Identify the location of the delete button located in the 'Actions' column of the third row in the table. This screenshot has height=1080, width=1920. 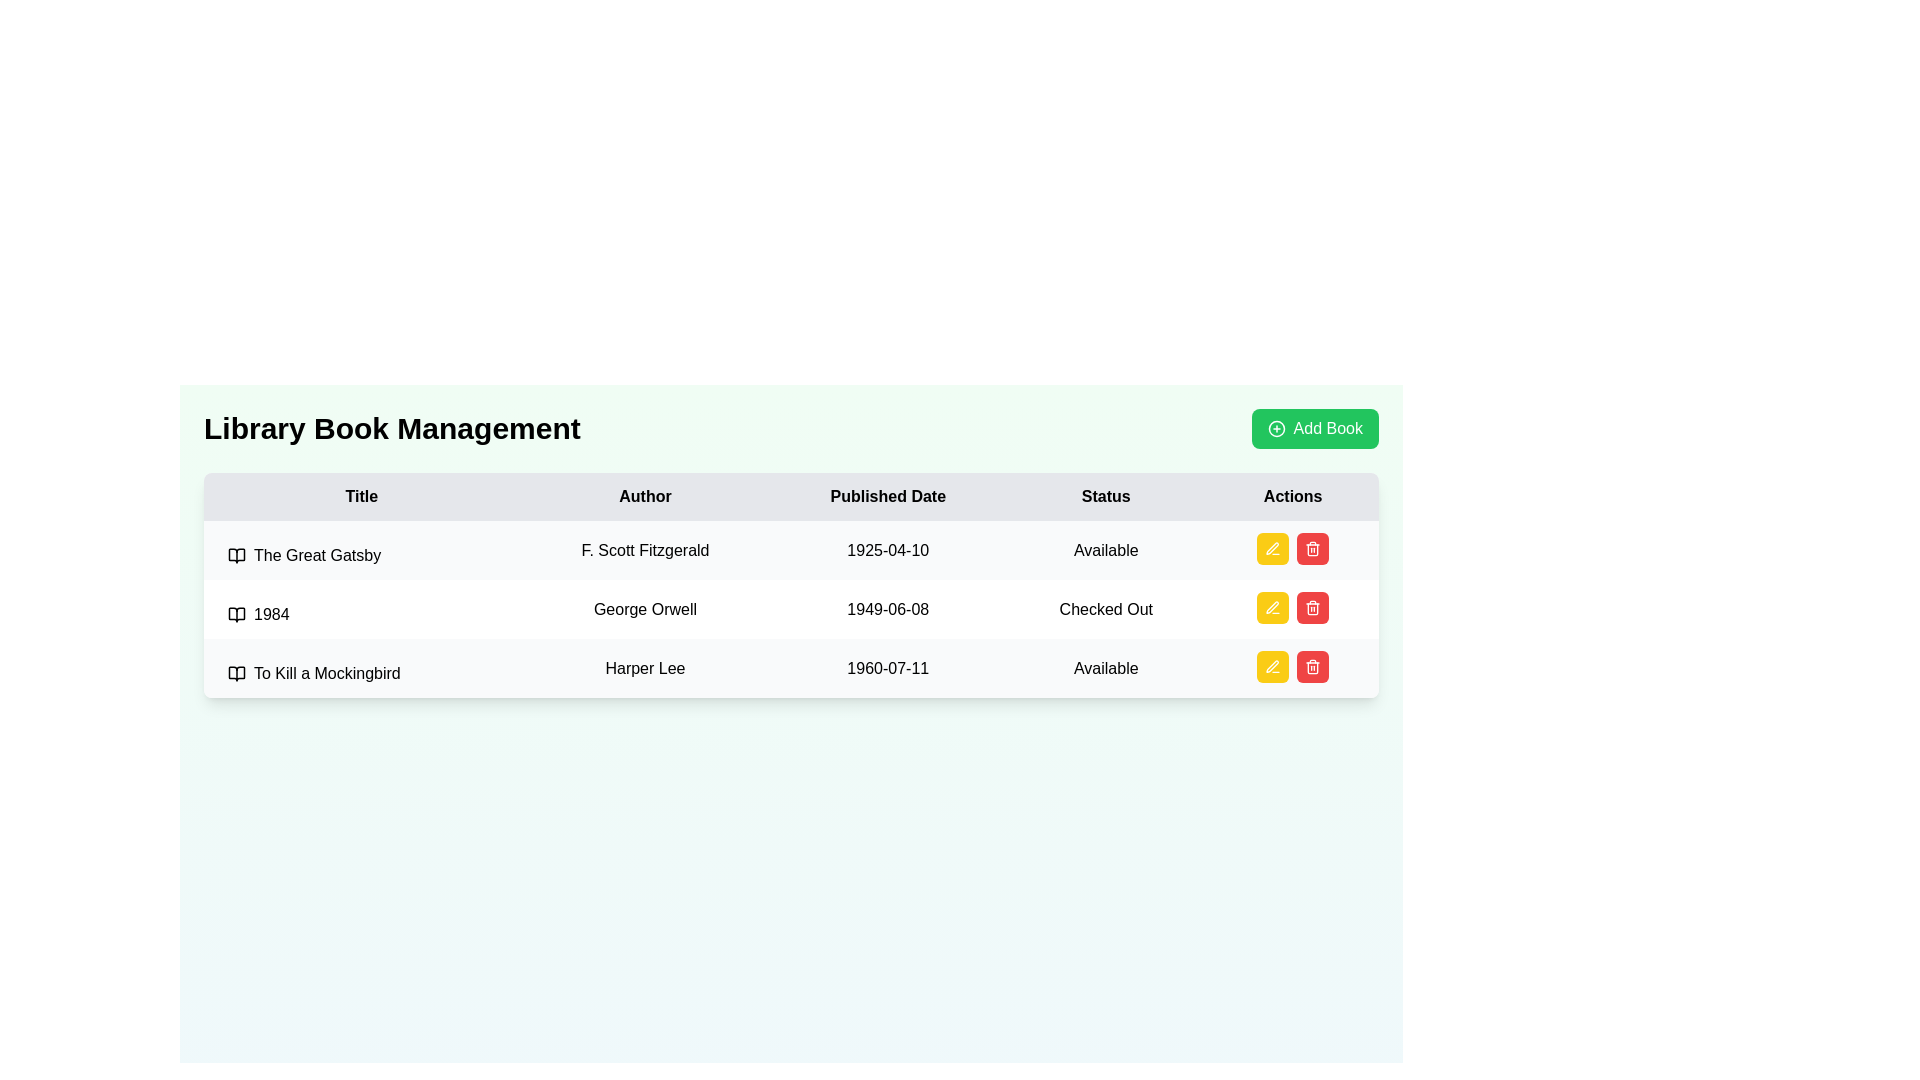
(1313, 548).